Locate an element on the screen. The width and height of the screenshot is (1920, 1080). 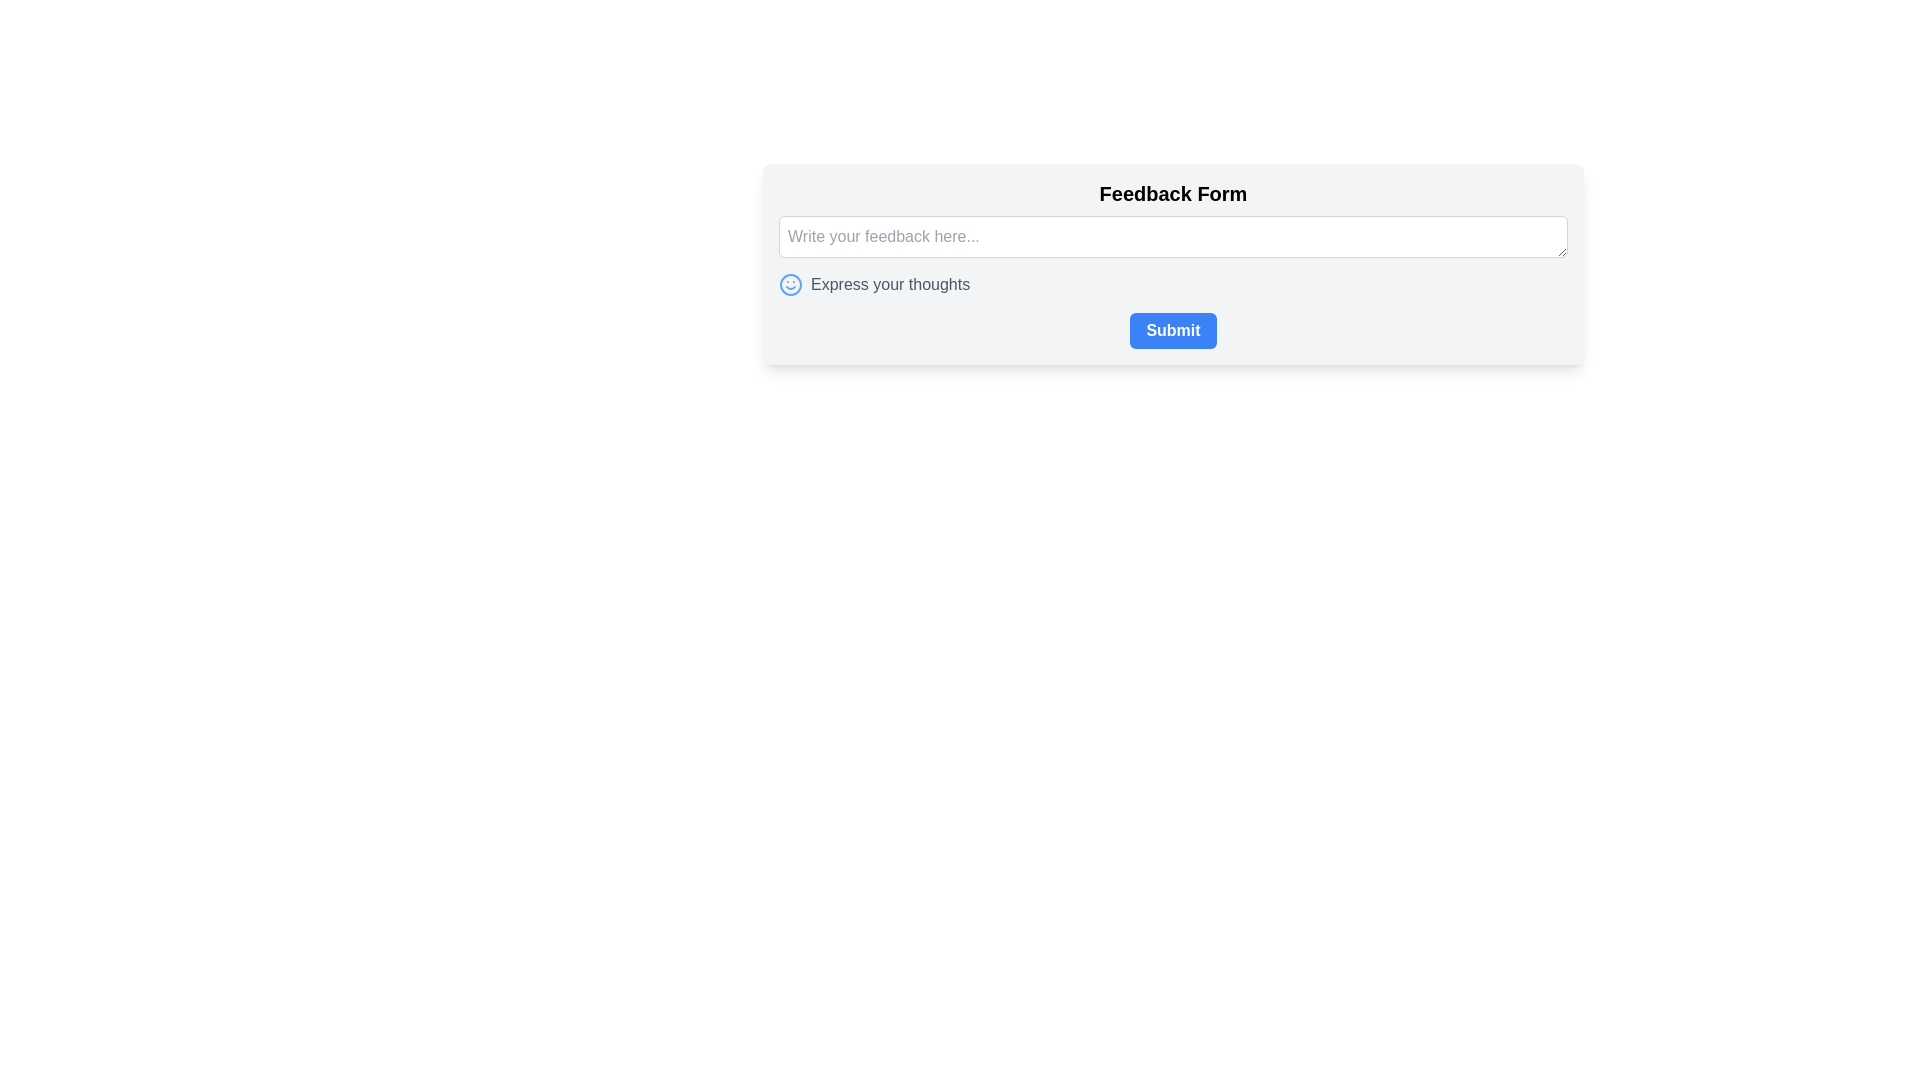
the decorative icon located to the left of the label 'Express your thoughts', which signifies positivity or feedback is located at coordinates (790, 285).